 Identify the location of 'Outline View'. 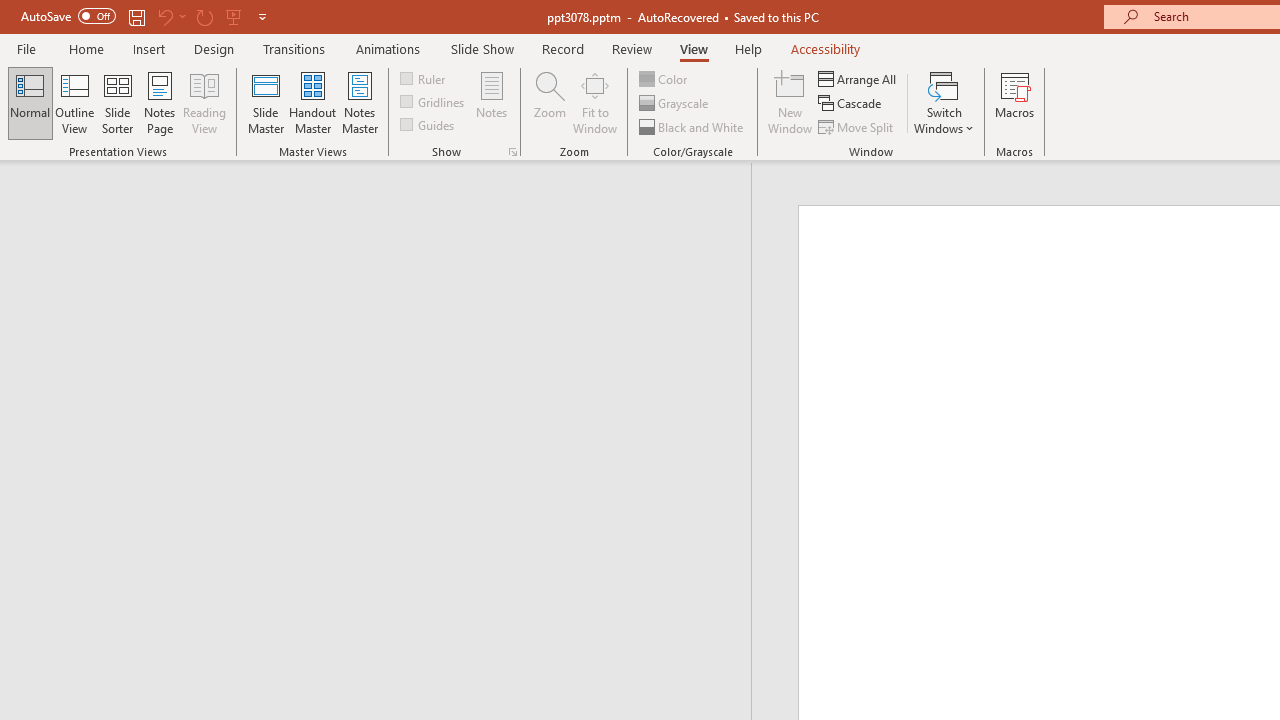
(74, 103).